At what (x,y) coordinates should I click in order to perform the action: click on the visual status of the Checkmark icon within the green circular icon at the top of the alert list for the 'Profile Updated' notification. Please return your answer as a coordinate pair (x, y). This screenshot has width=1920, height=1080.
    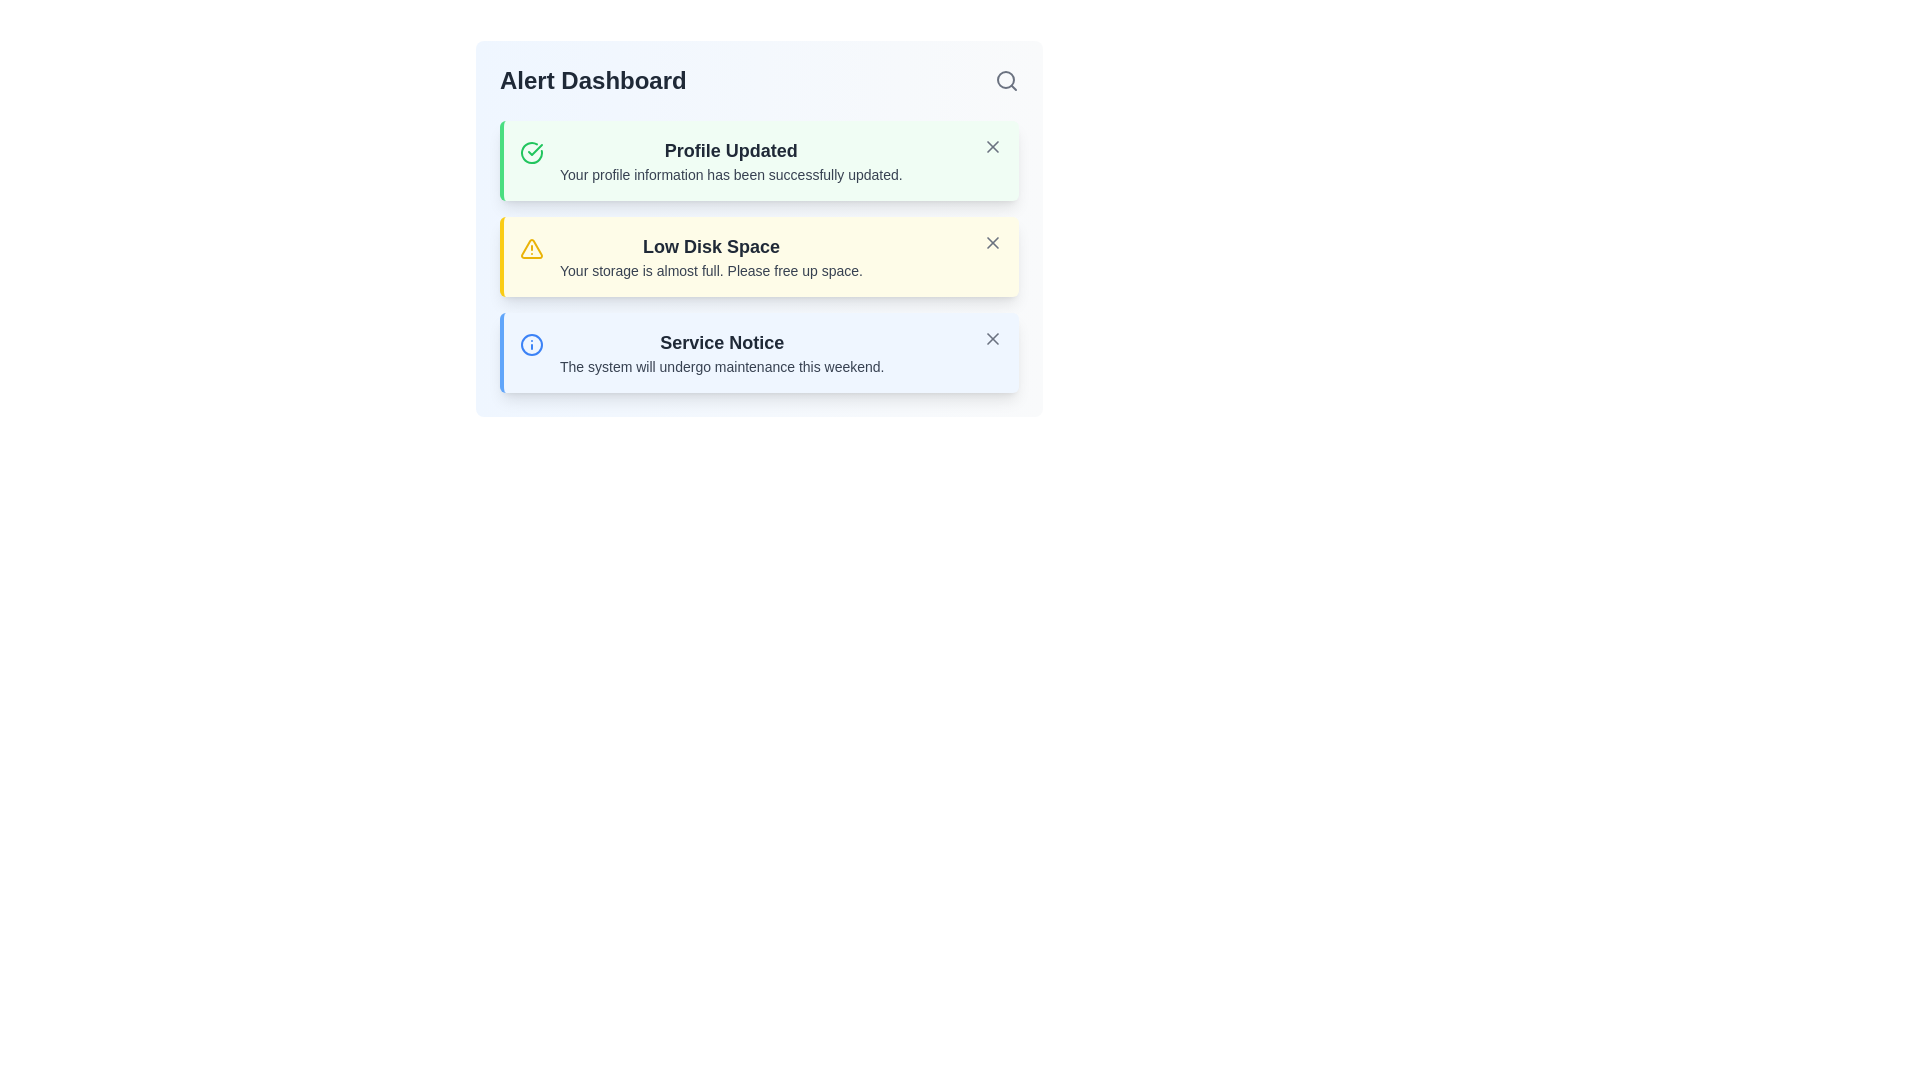
    Looking at the image, I should click on (535, 149).